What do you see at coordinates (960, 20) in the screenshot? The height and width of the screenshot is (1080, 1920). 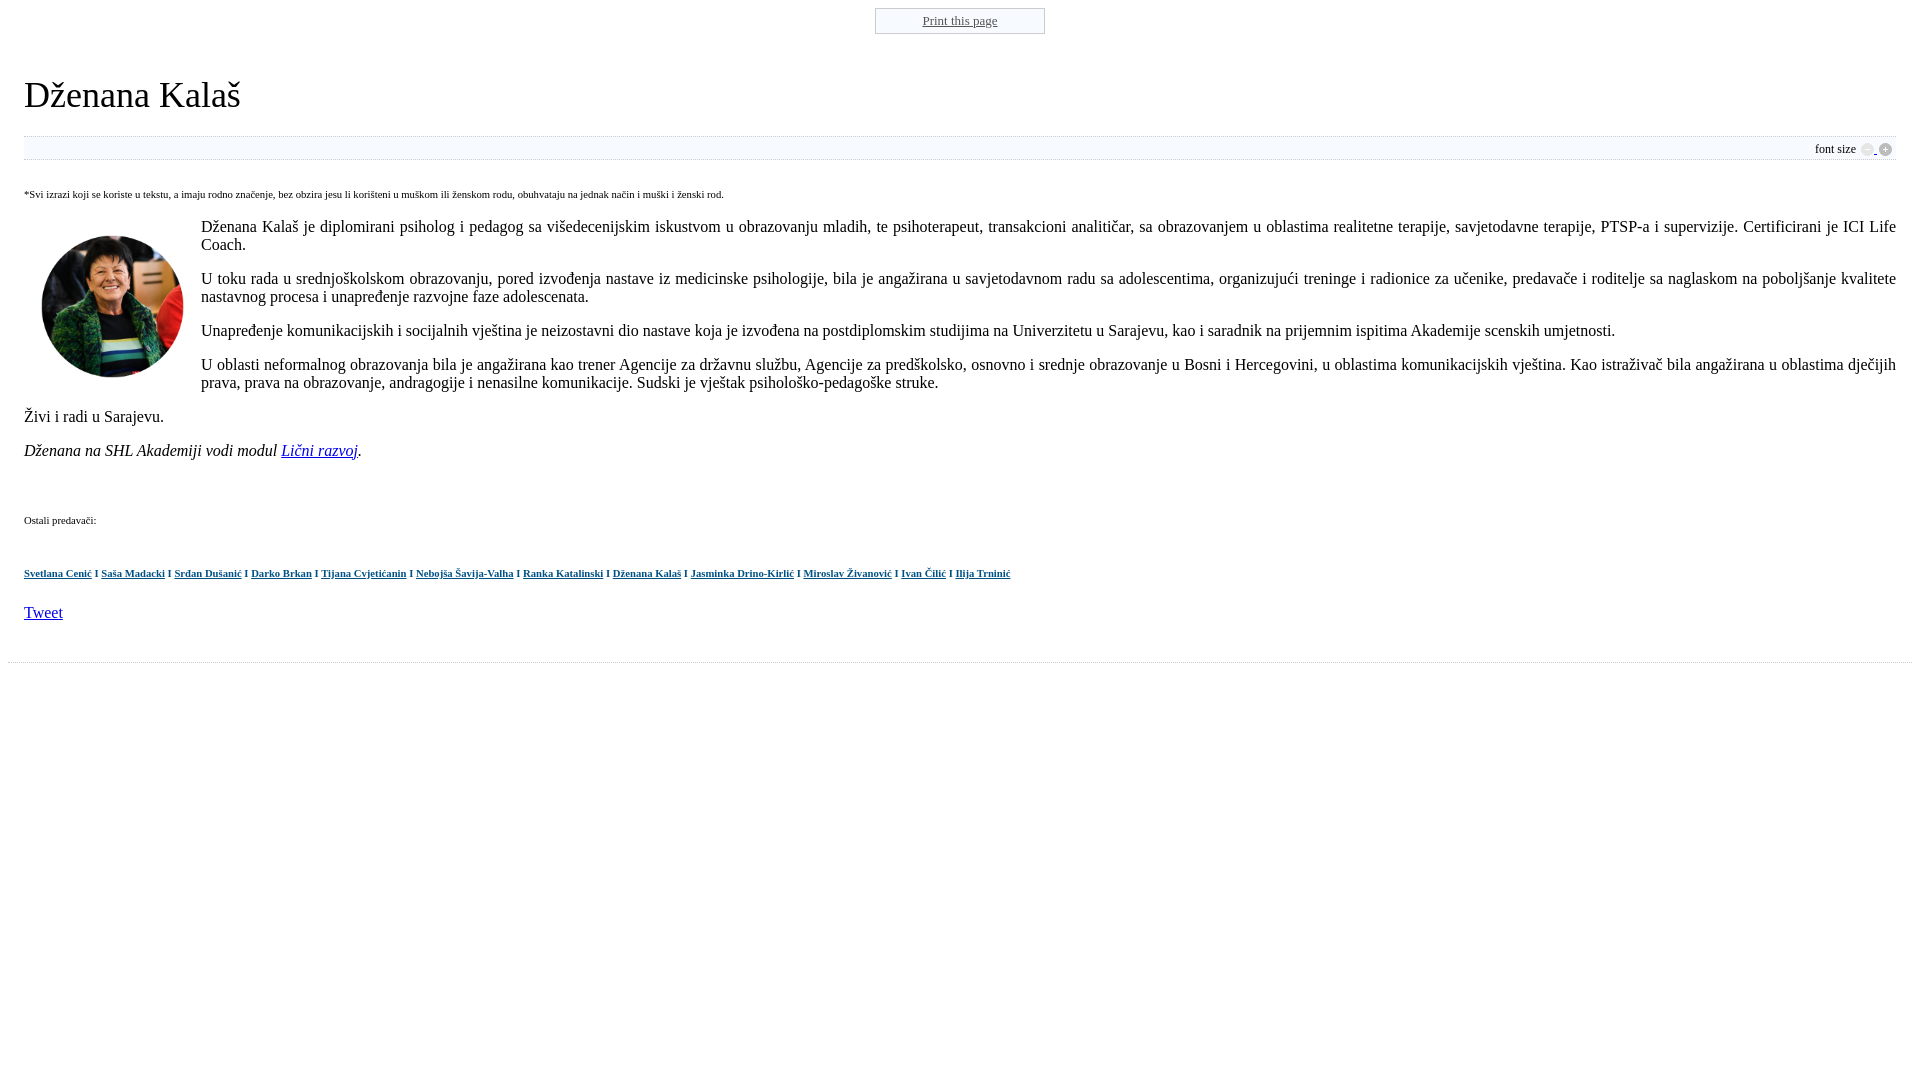 I see `'Print this page'` at bounding box center [960, 20].